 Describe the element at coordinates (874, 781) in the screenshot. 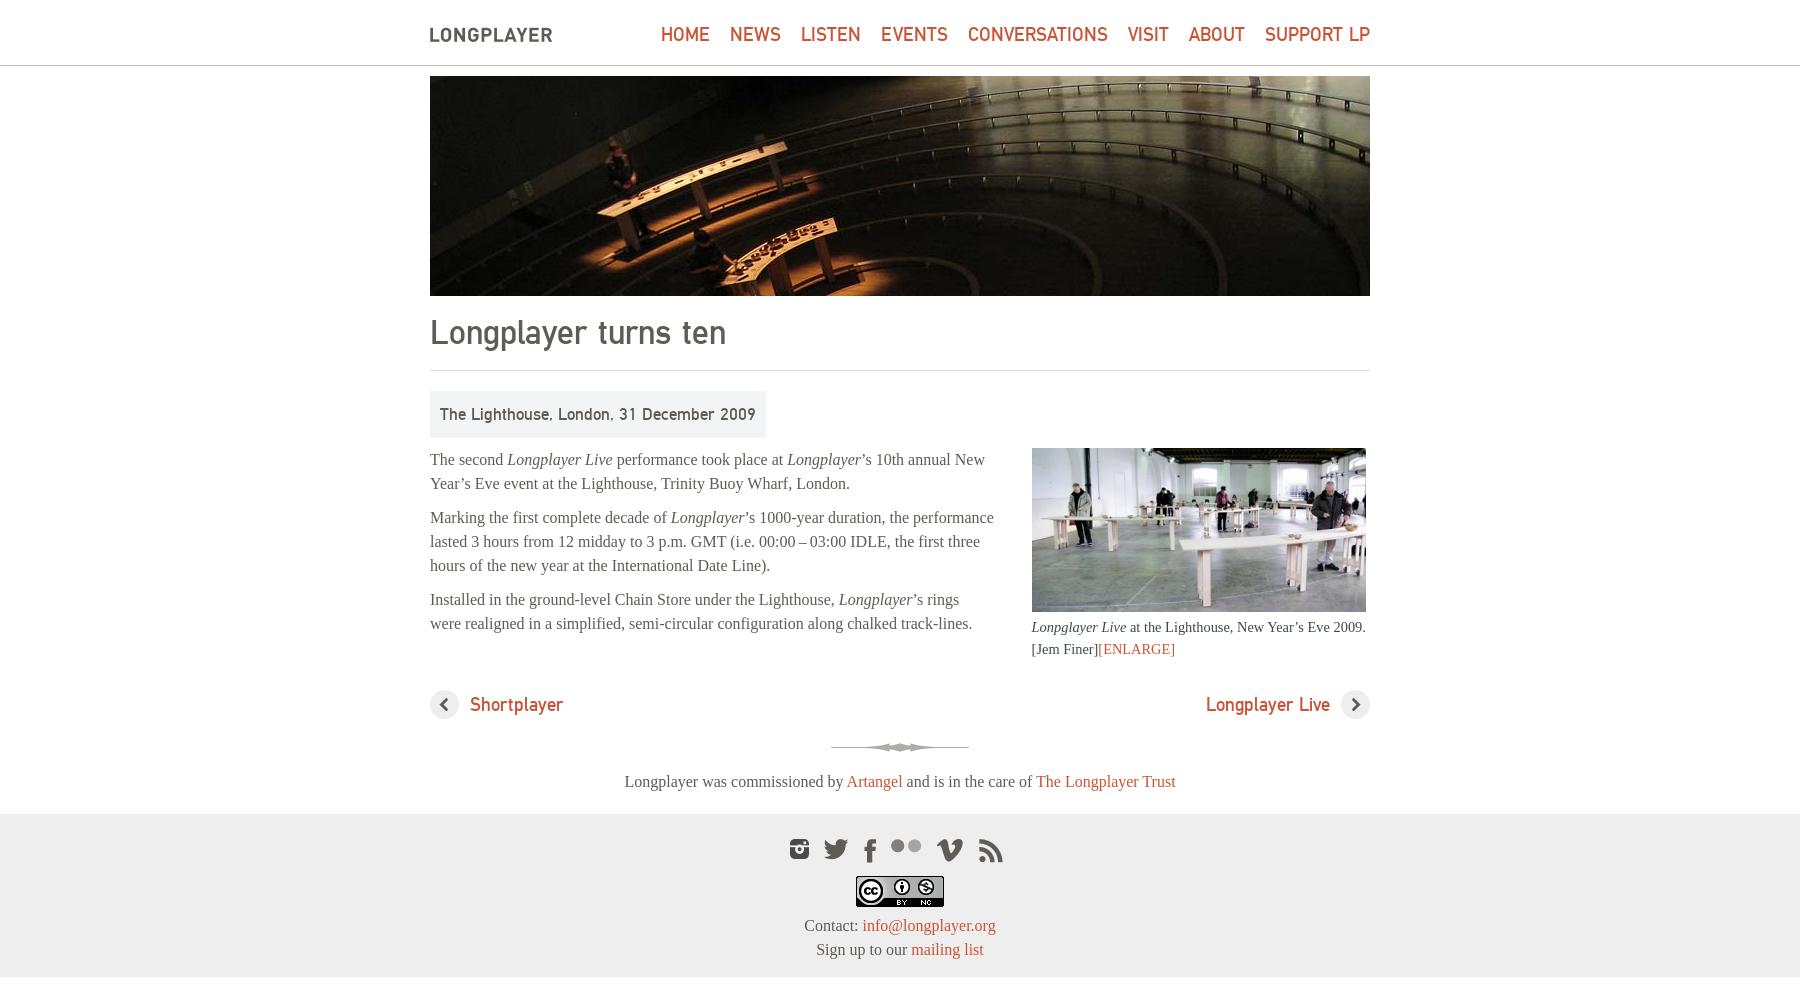

I see `'Artangel'` at that location.